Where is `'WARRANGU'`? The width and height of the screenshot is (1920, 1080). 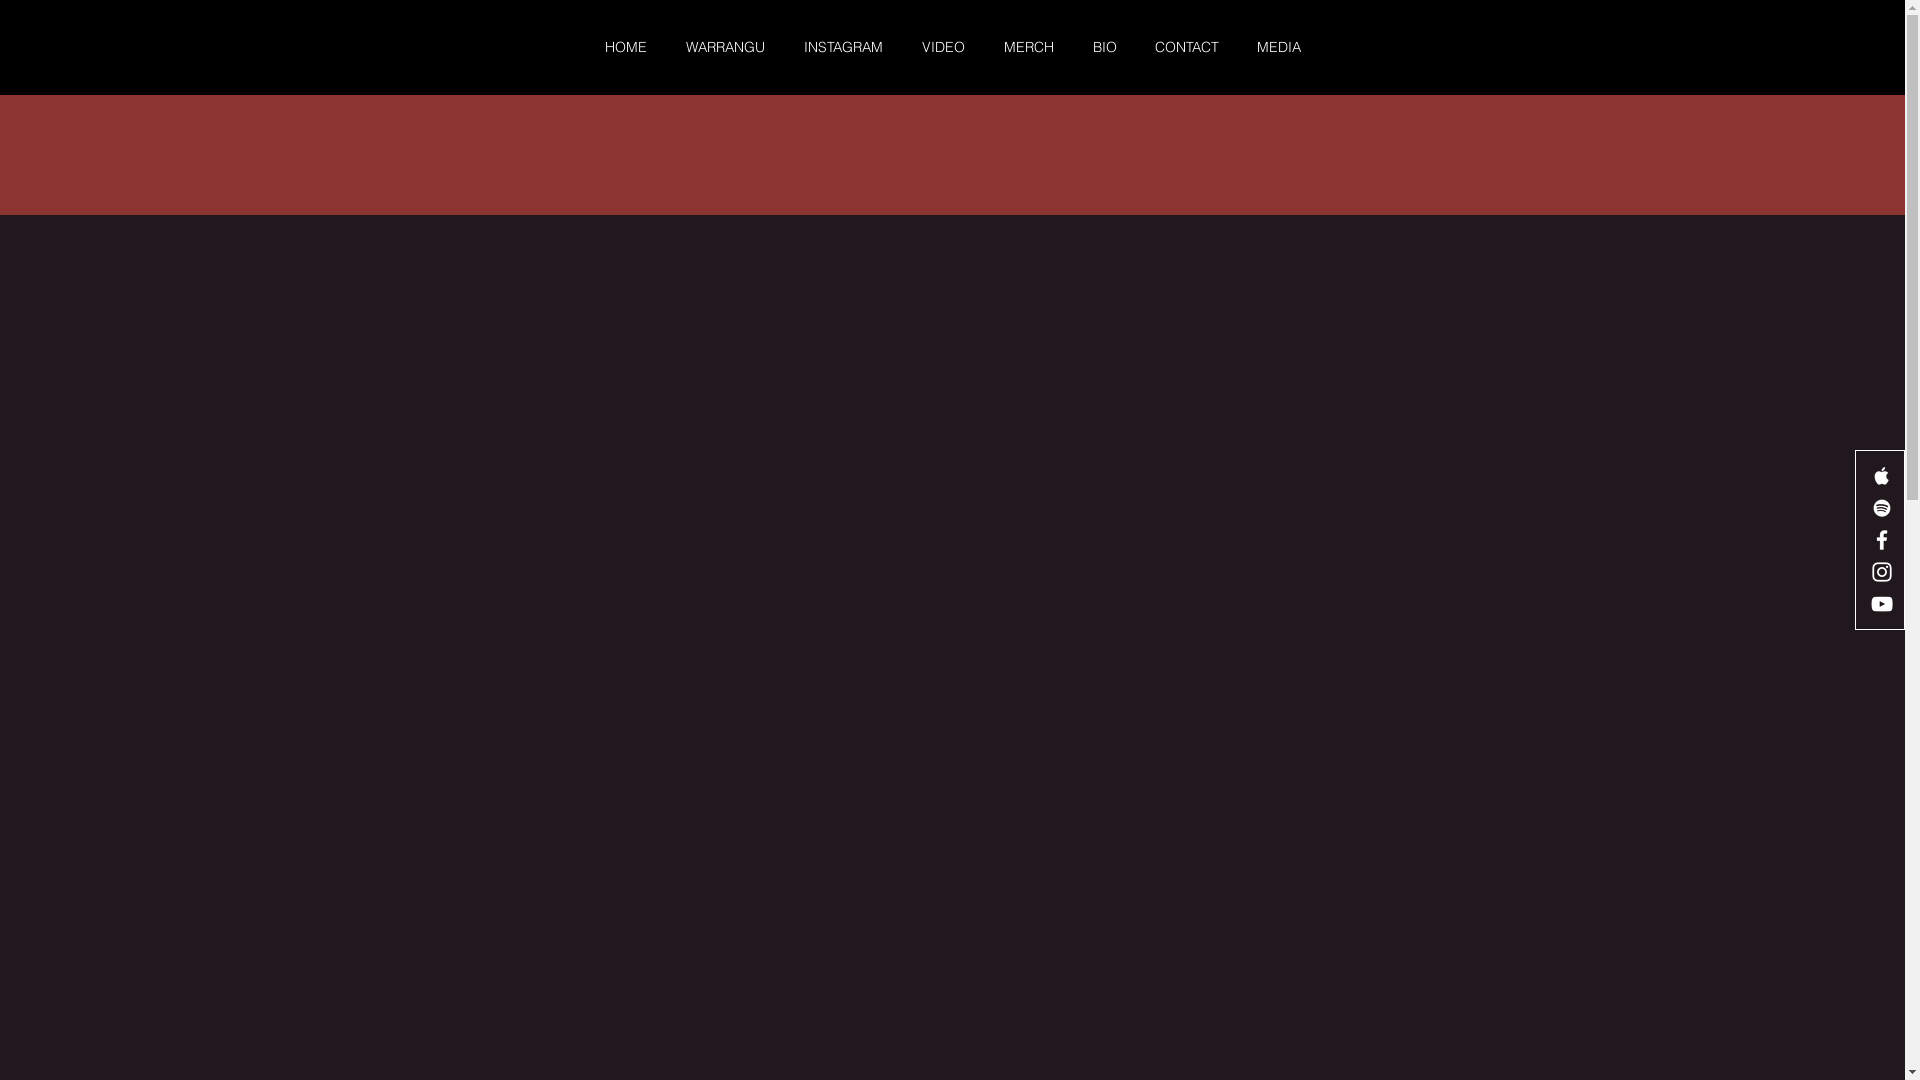 'WARRANGU' is located at coordinates (723, 46).